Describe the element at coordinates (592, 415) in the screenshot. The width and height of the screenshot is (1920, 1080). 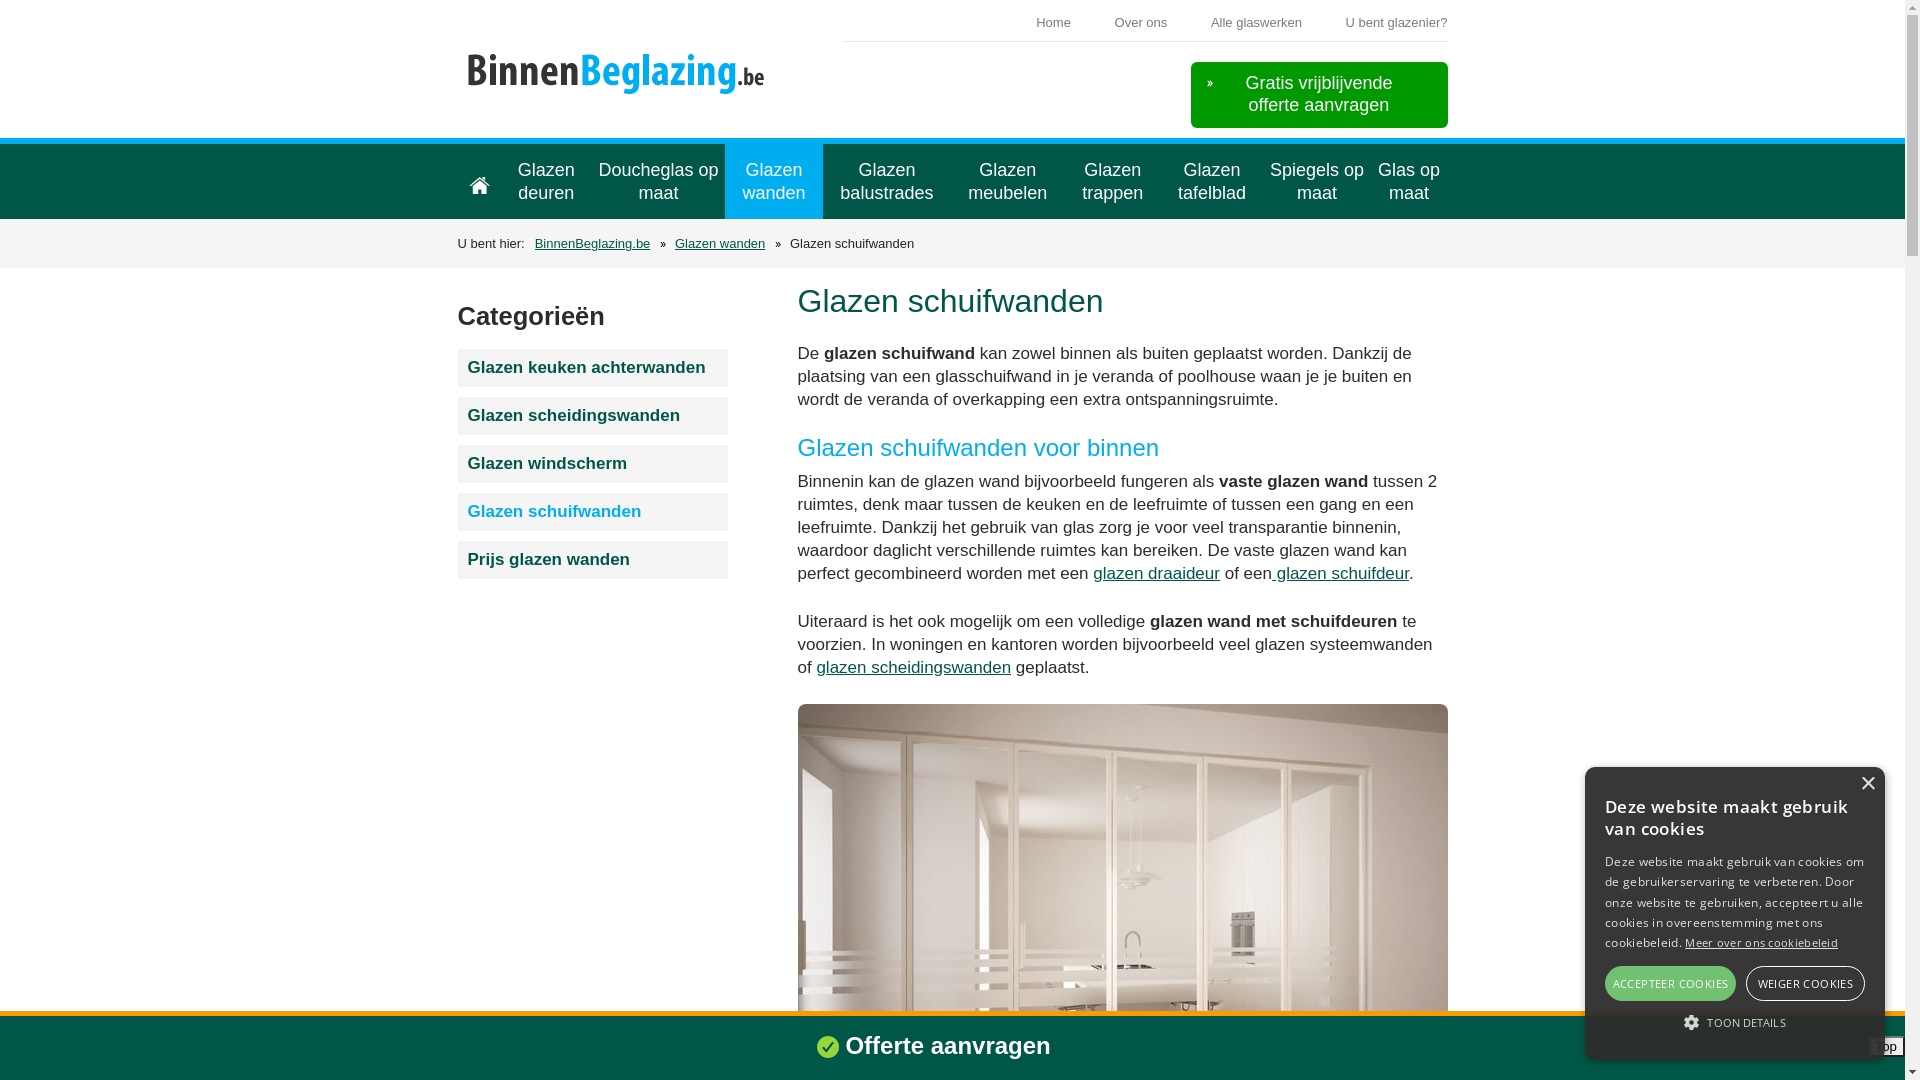
I see `'Glazen scheidingswanden'` at that location.